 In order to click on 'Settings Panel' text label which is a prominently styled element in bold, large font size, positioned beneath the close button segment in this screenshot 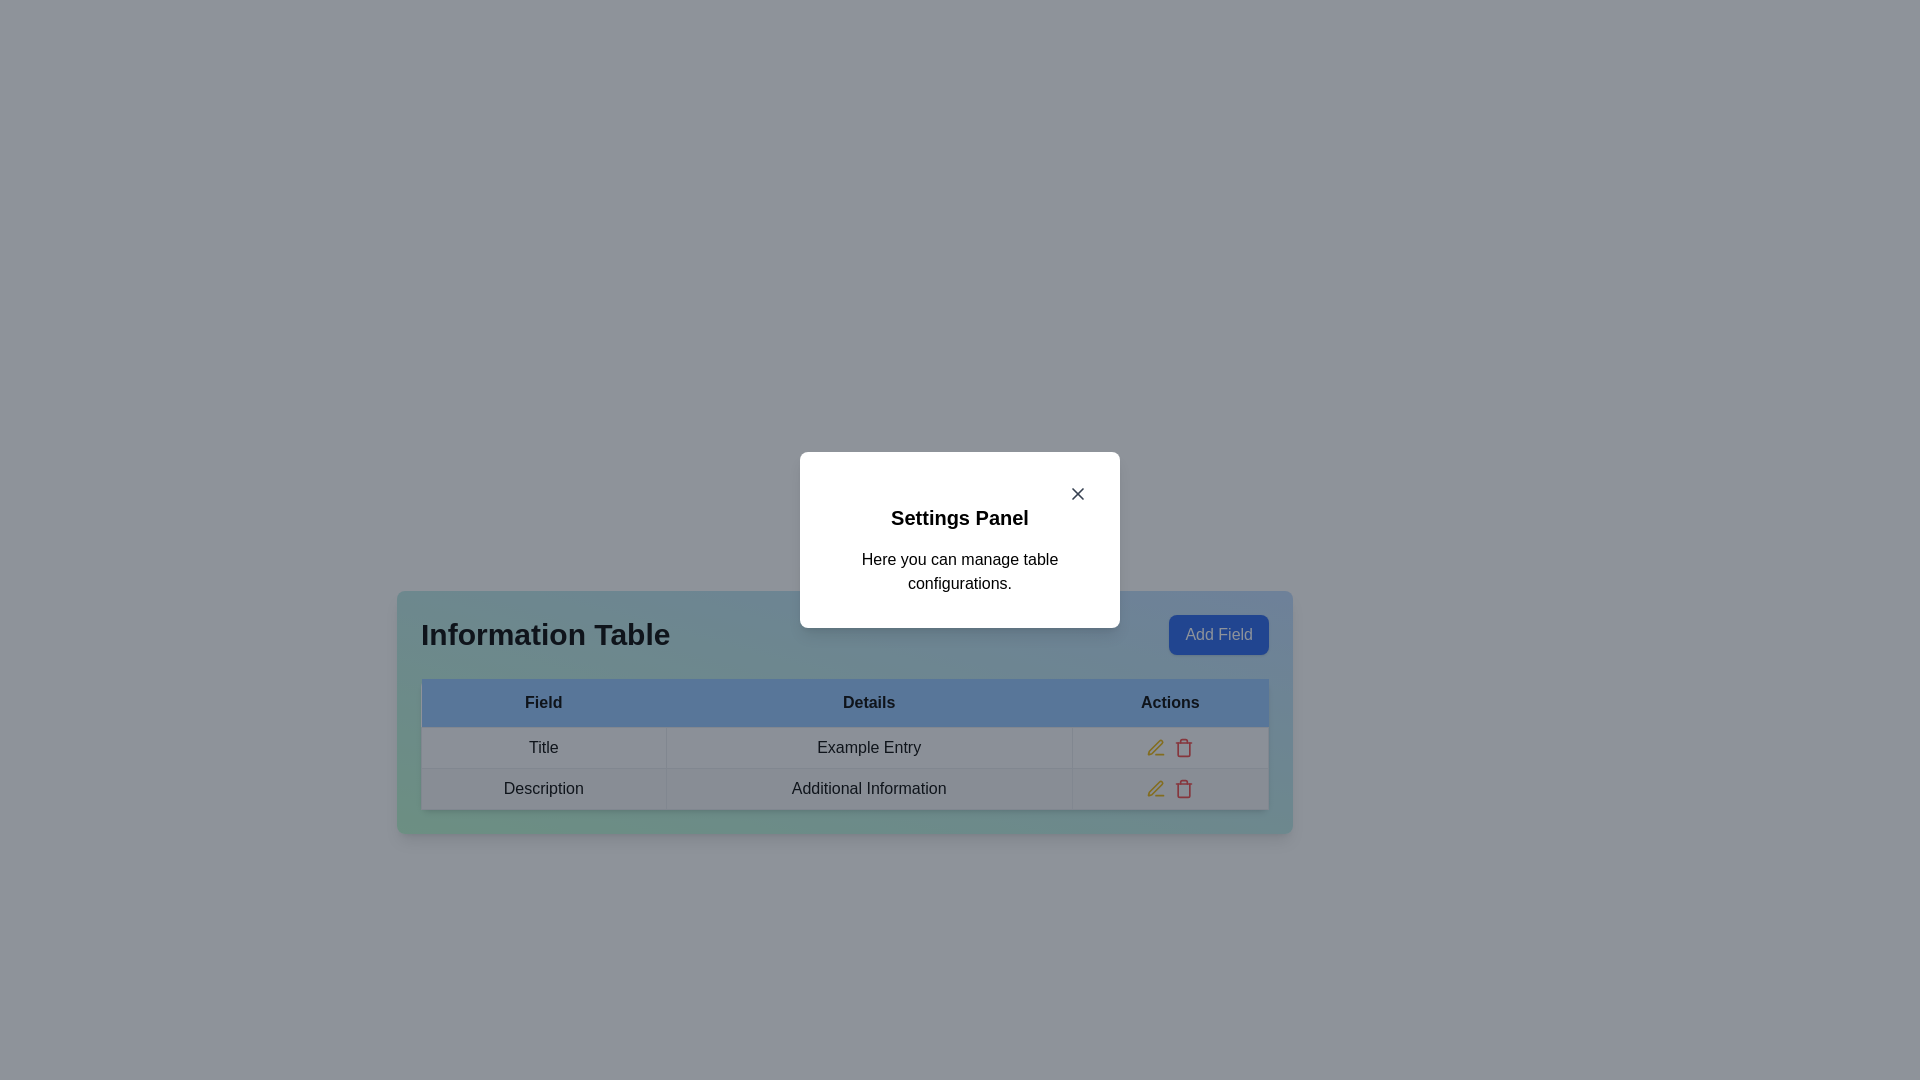, I will do `click(960, 516)`.